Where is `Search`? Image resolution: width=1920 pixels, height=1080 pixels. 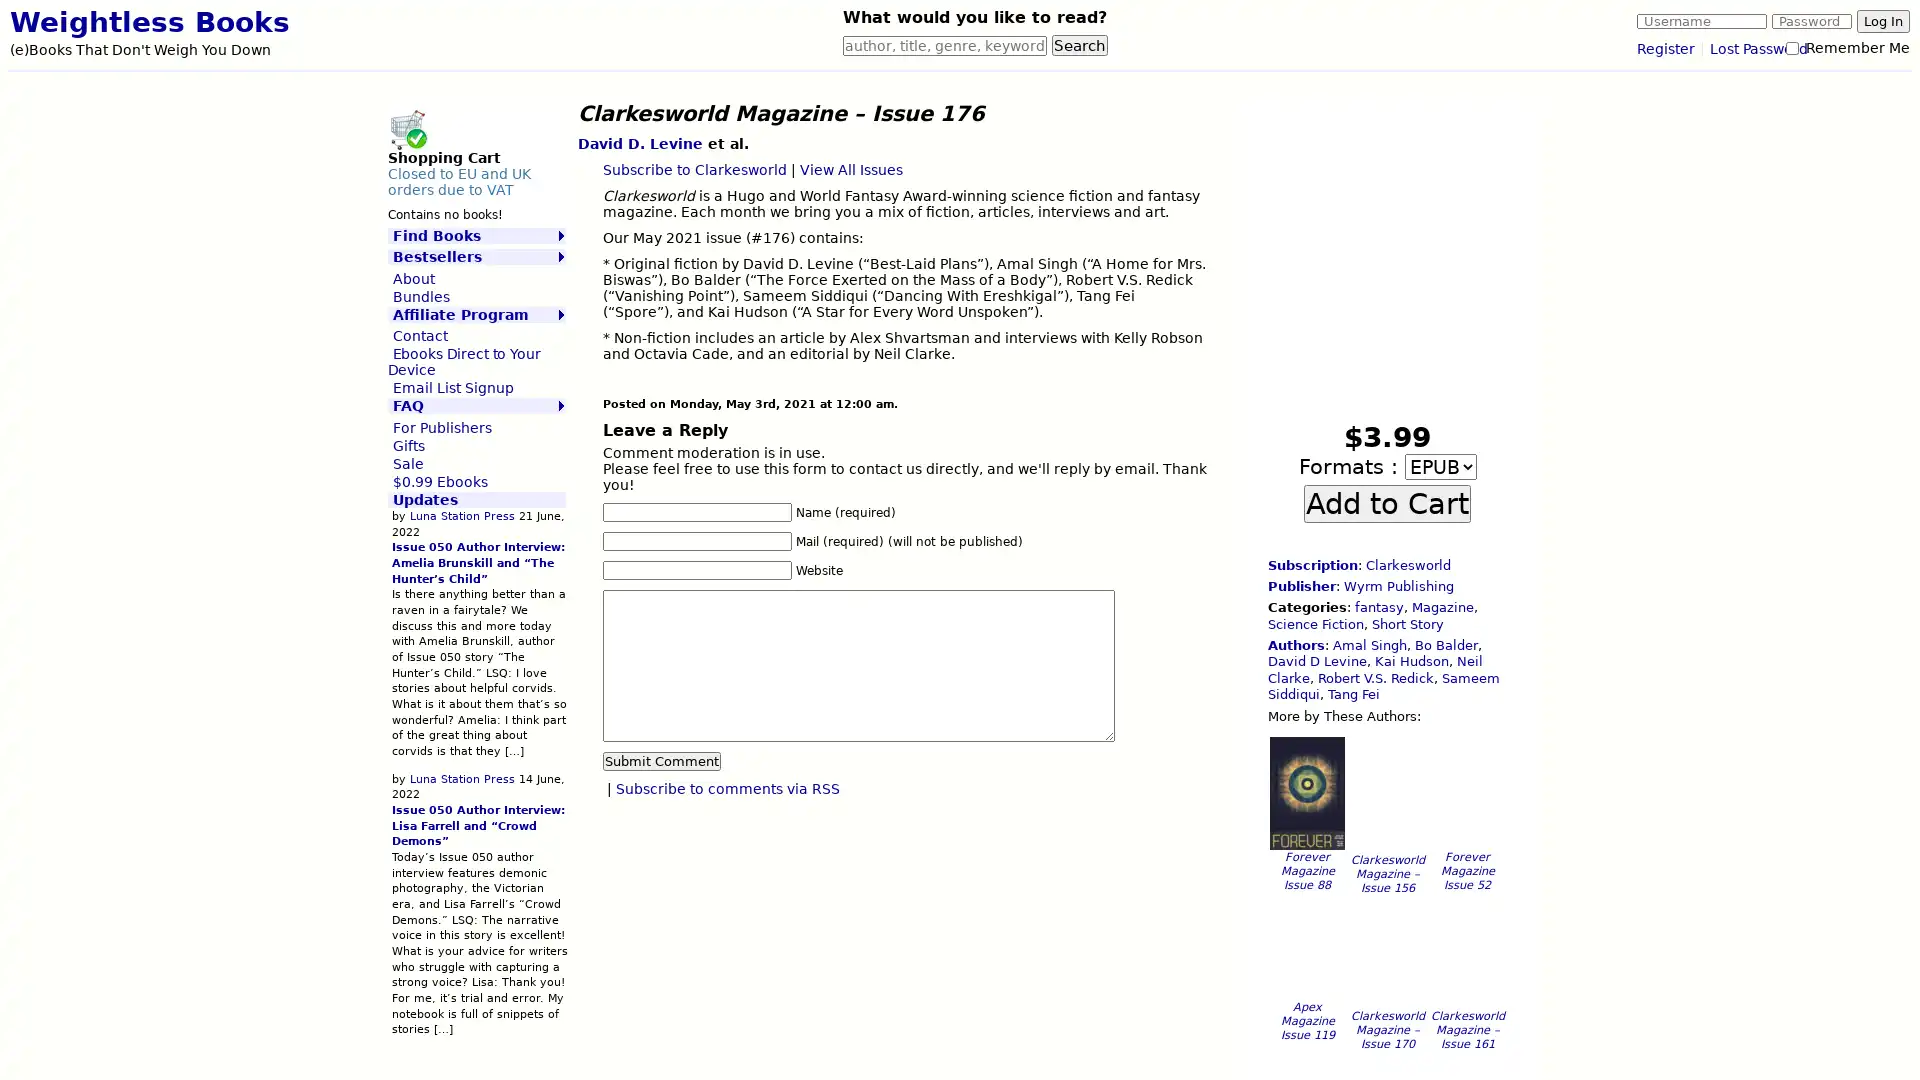
Search is located at coordinates (1079, 45).